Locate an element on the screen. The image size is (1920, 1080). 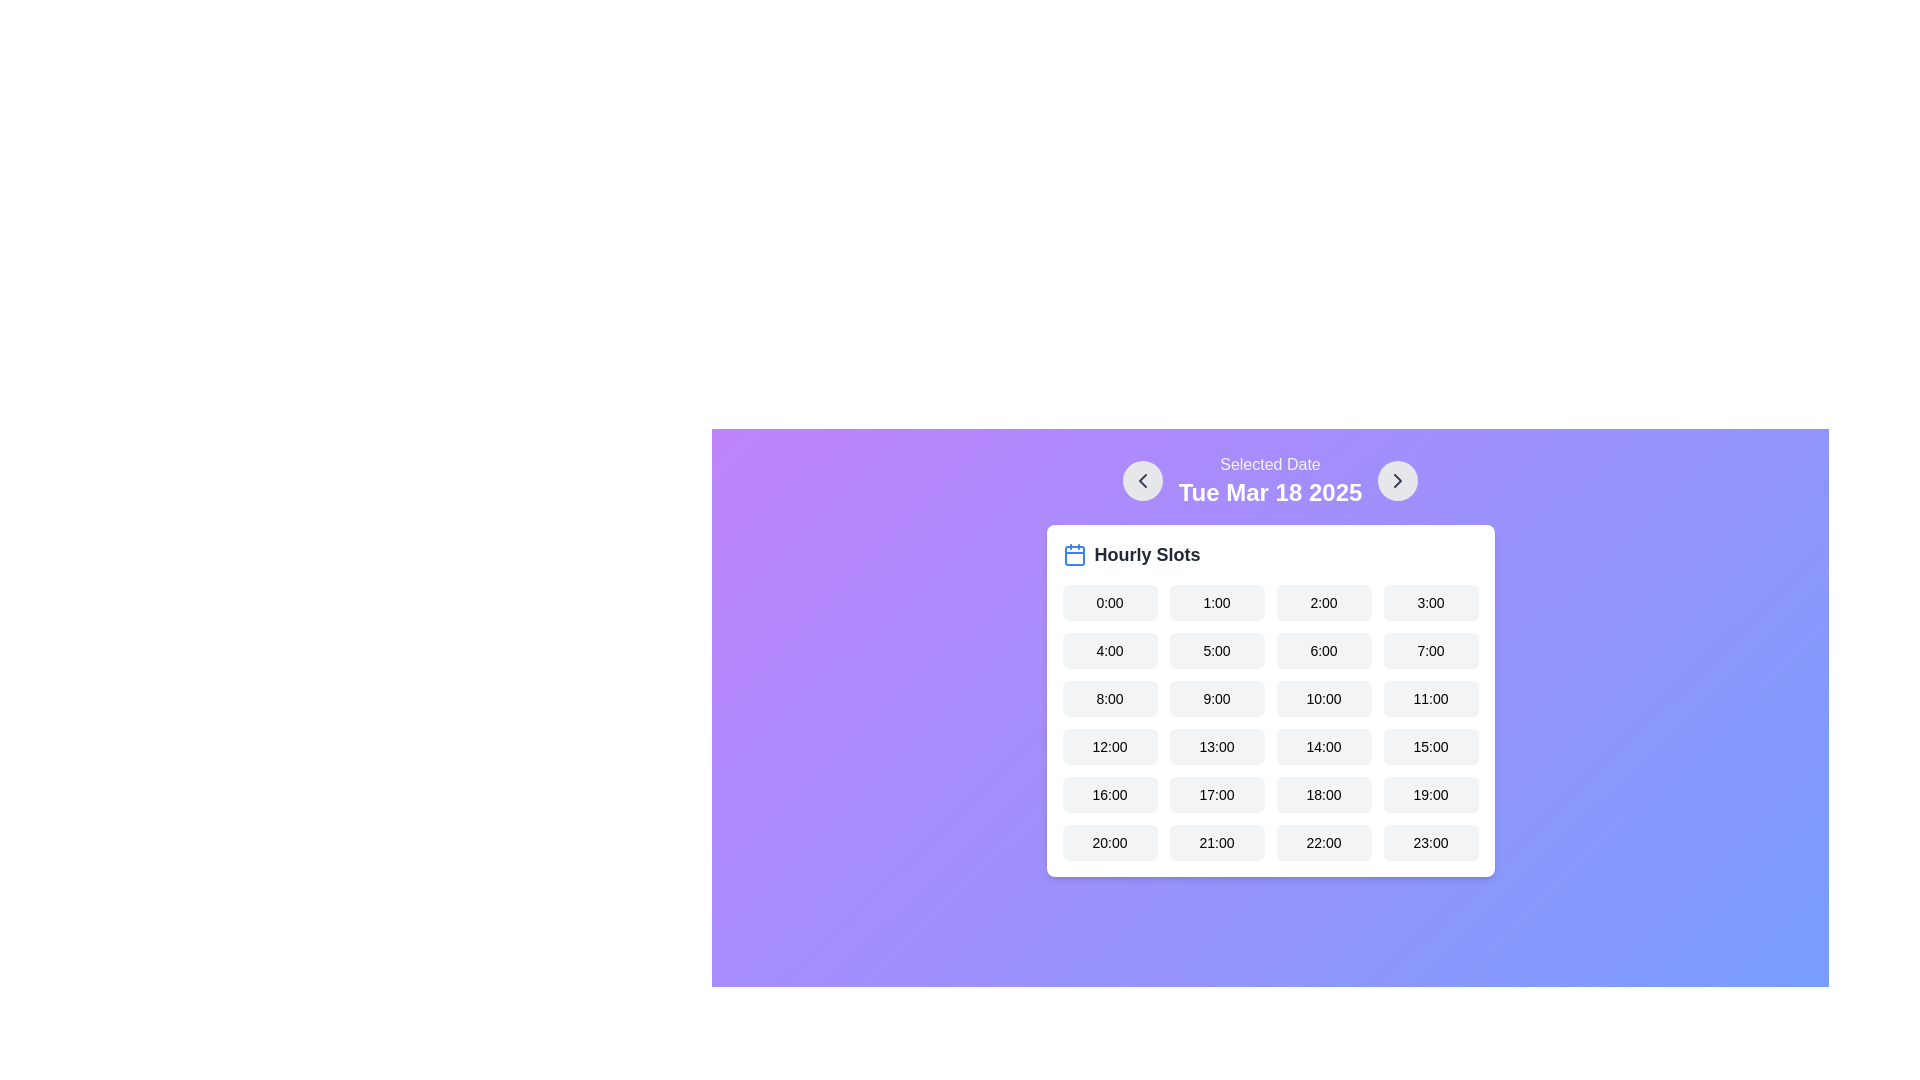
the rectangular button labeled '17:00' in the fifth row and second column of the 'Hourly Slots' section is located at coordinates (1216, 793).